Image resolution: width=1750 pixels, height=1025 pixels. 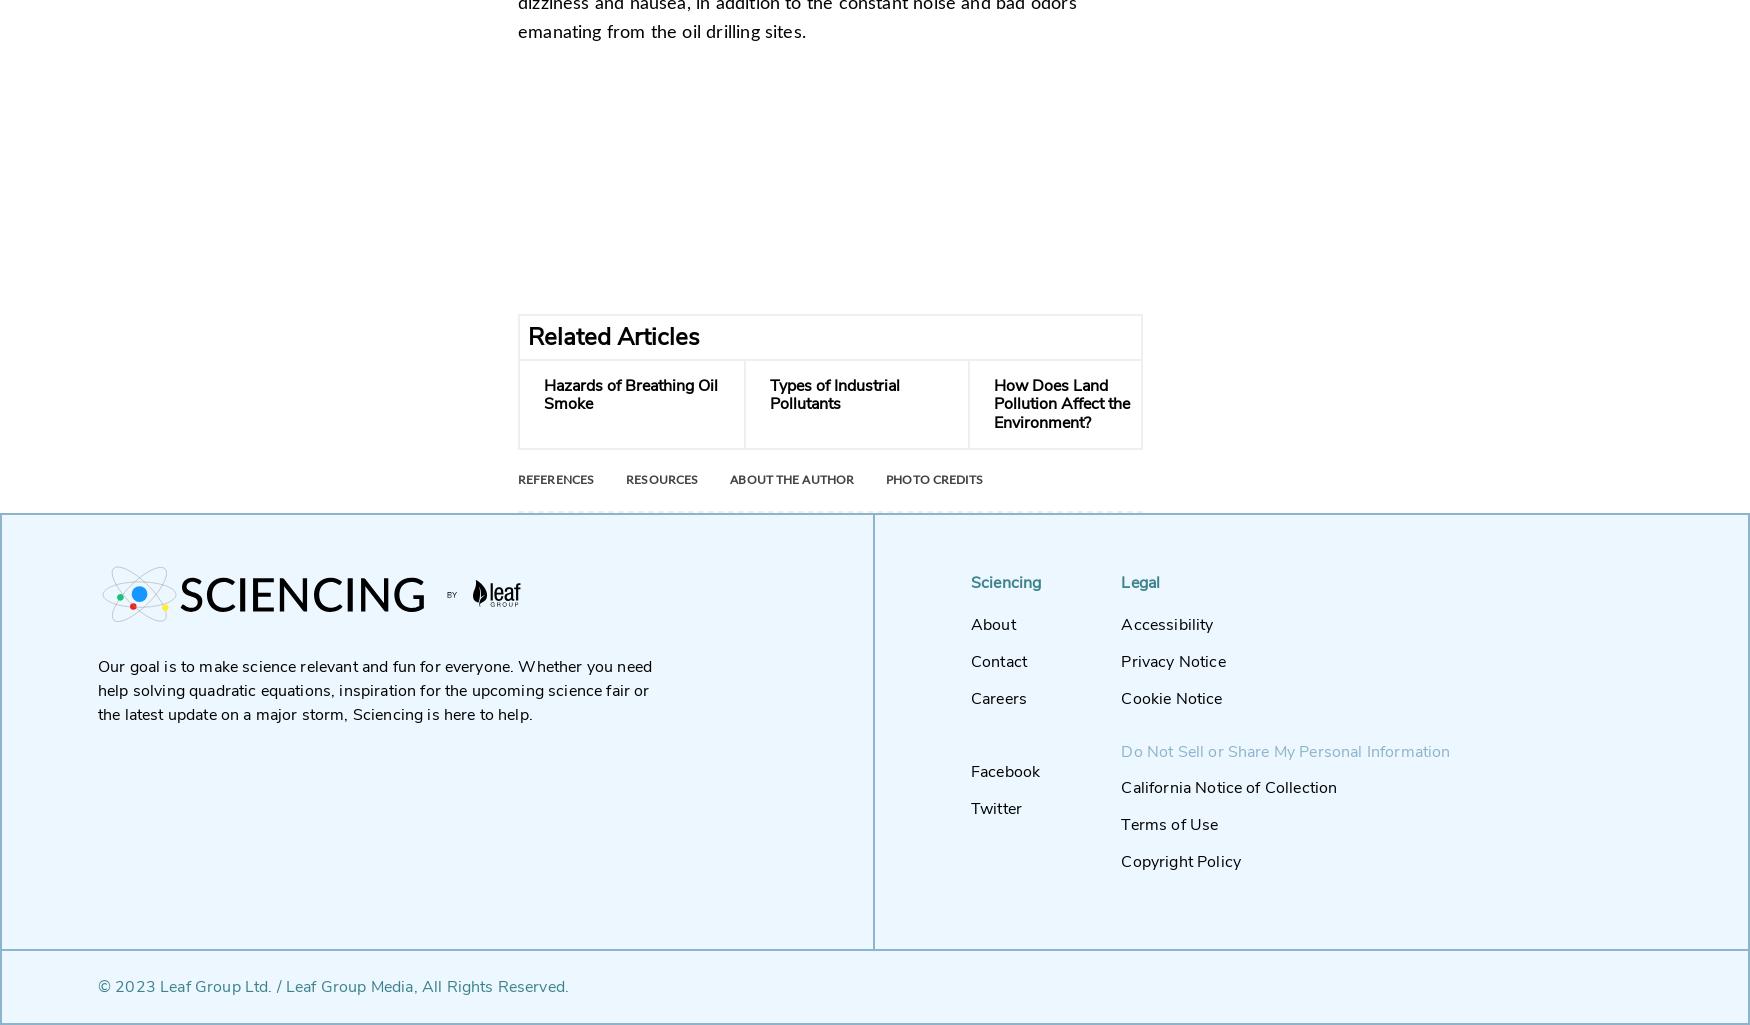 I want to click on 'Cookie Notice', so click(x=1170, y=698).